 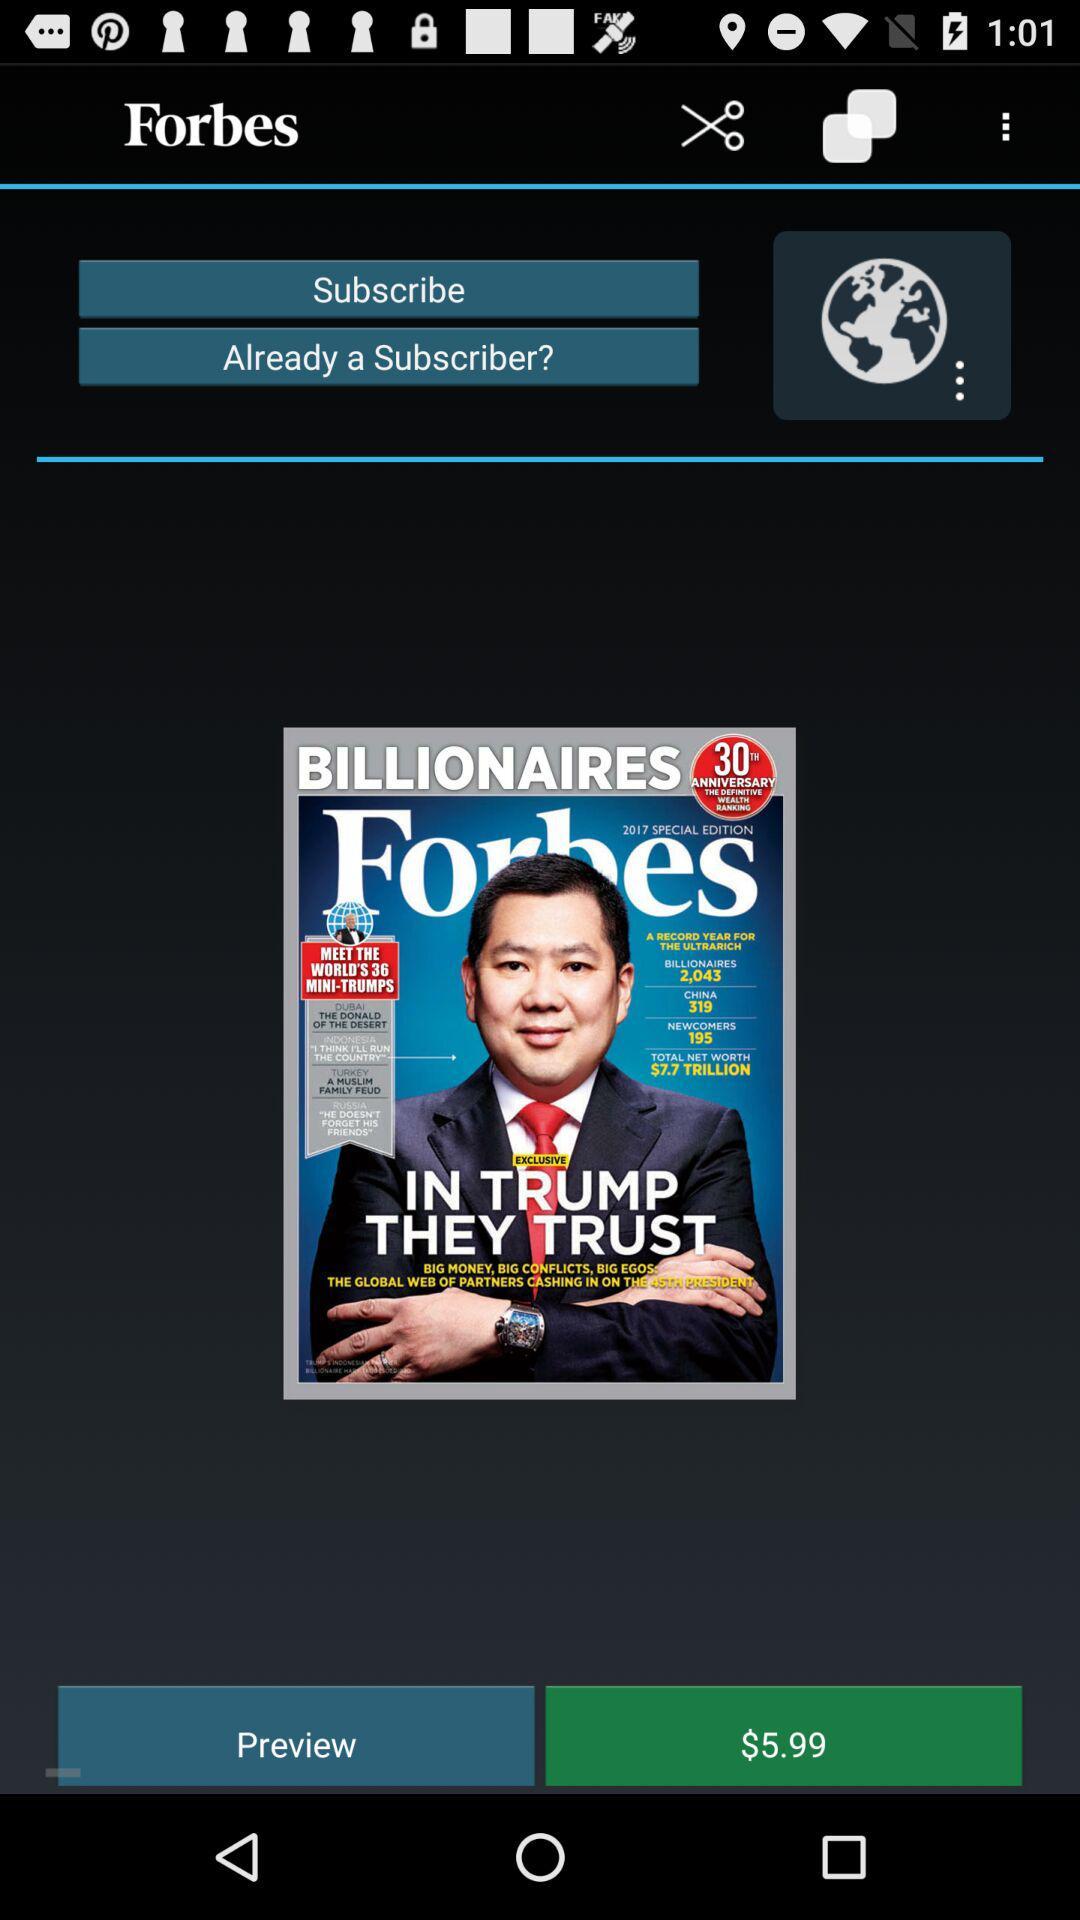 I want to click on already a subscriber? item, so click(x=388, y=356).